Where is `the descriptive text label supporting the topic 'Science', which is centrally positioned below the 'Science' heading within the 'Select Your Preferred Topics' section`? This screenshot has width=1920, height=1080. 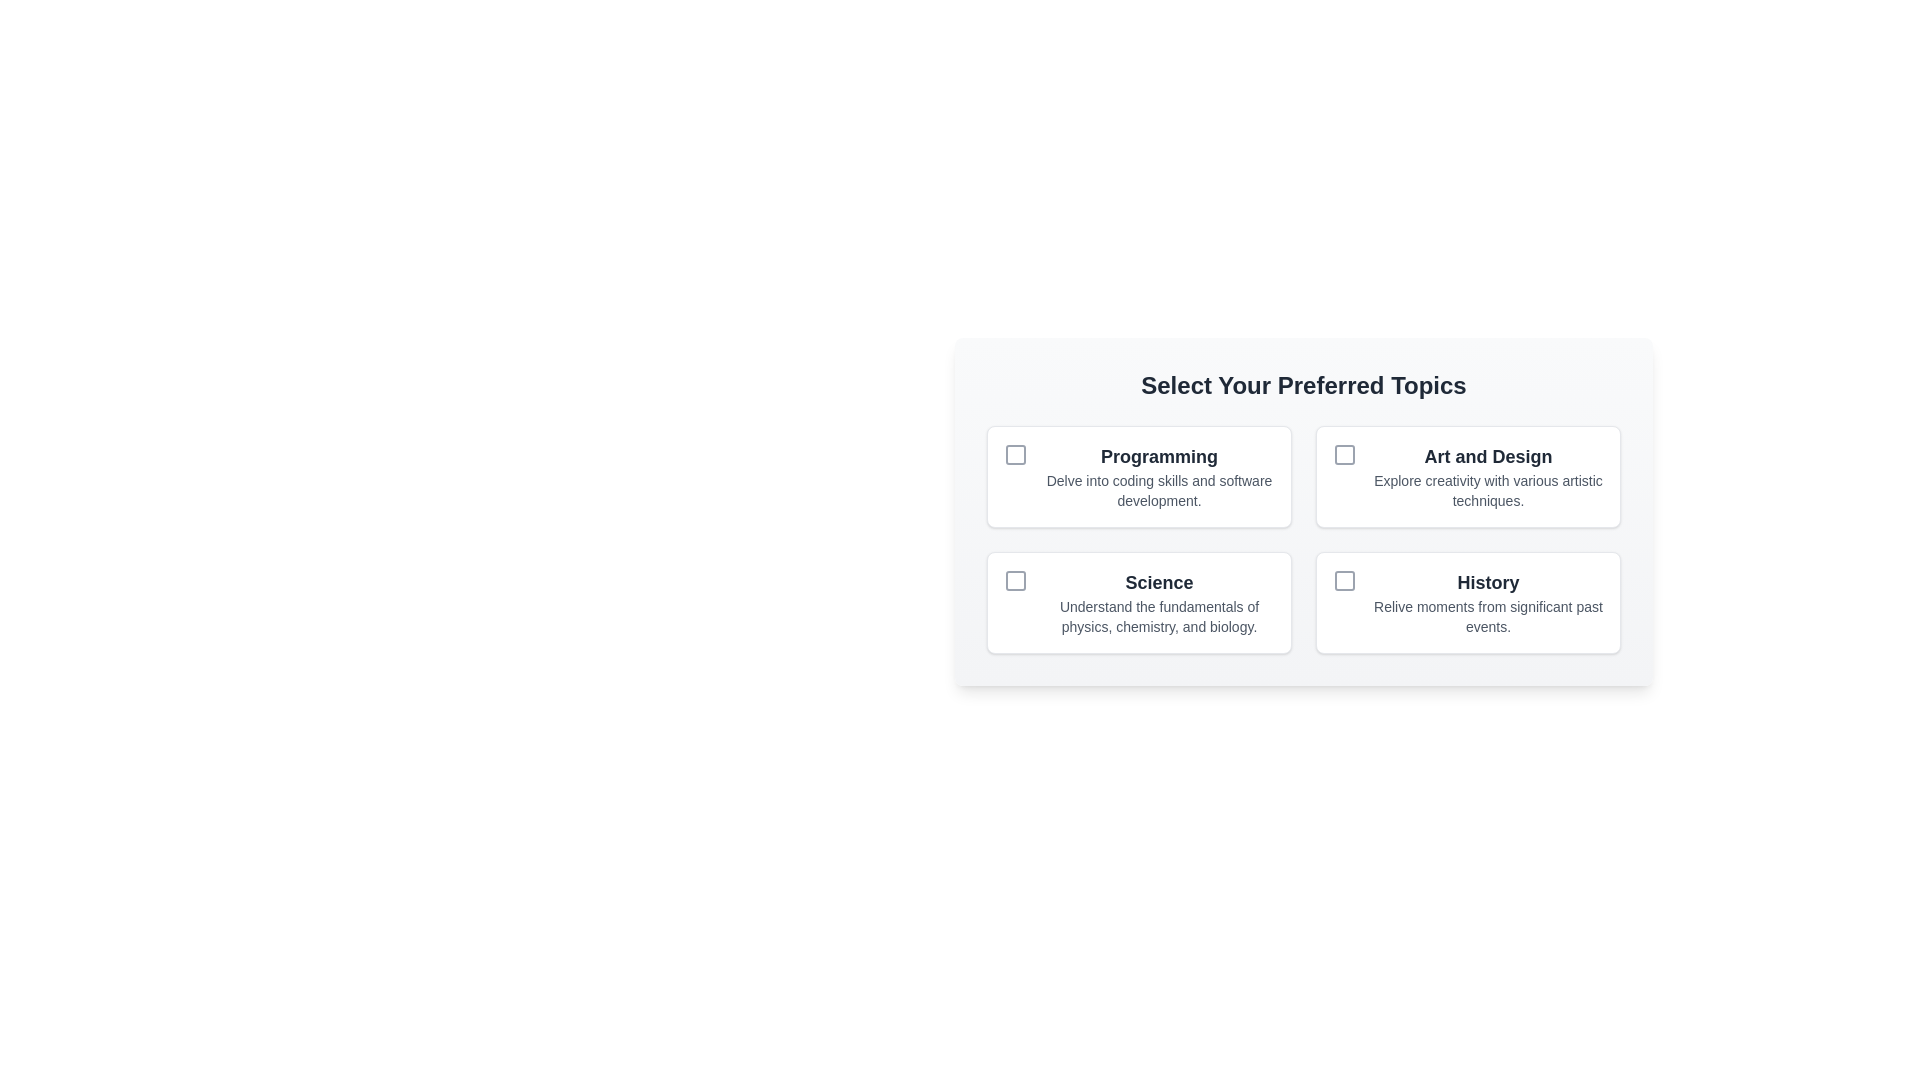
the descriptive text label supporting the topic 'Science', which is centrally positioned below the 'Science' heading within the 'Select Your Preferred Topics' section is located at coordinates (1159, 616).